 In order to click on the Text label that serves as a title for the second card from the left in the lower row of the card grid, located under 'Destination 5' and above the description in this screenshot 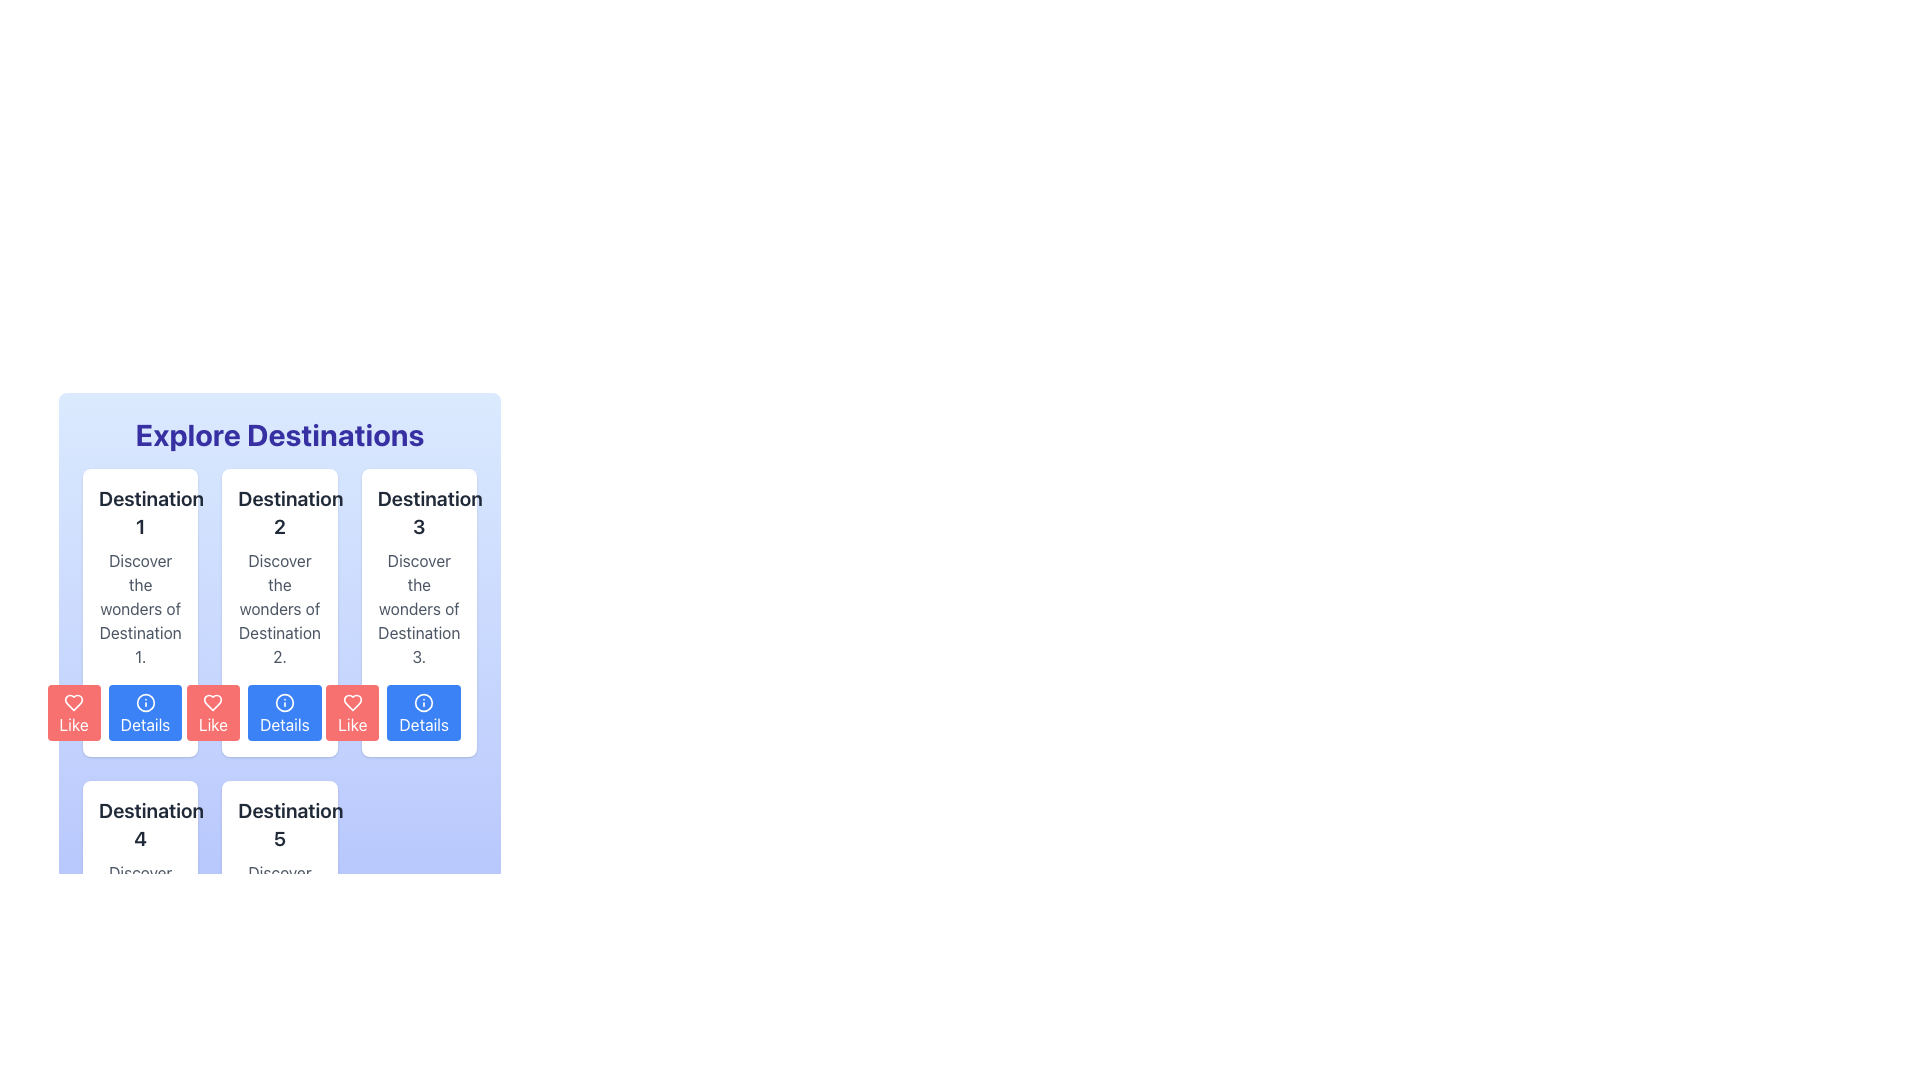, I will do `click(278, 825)`.